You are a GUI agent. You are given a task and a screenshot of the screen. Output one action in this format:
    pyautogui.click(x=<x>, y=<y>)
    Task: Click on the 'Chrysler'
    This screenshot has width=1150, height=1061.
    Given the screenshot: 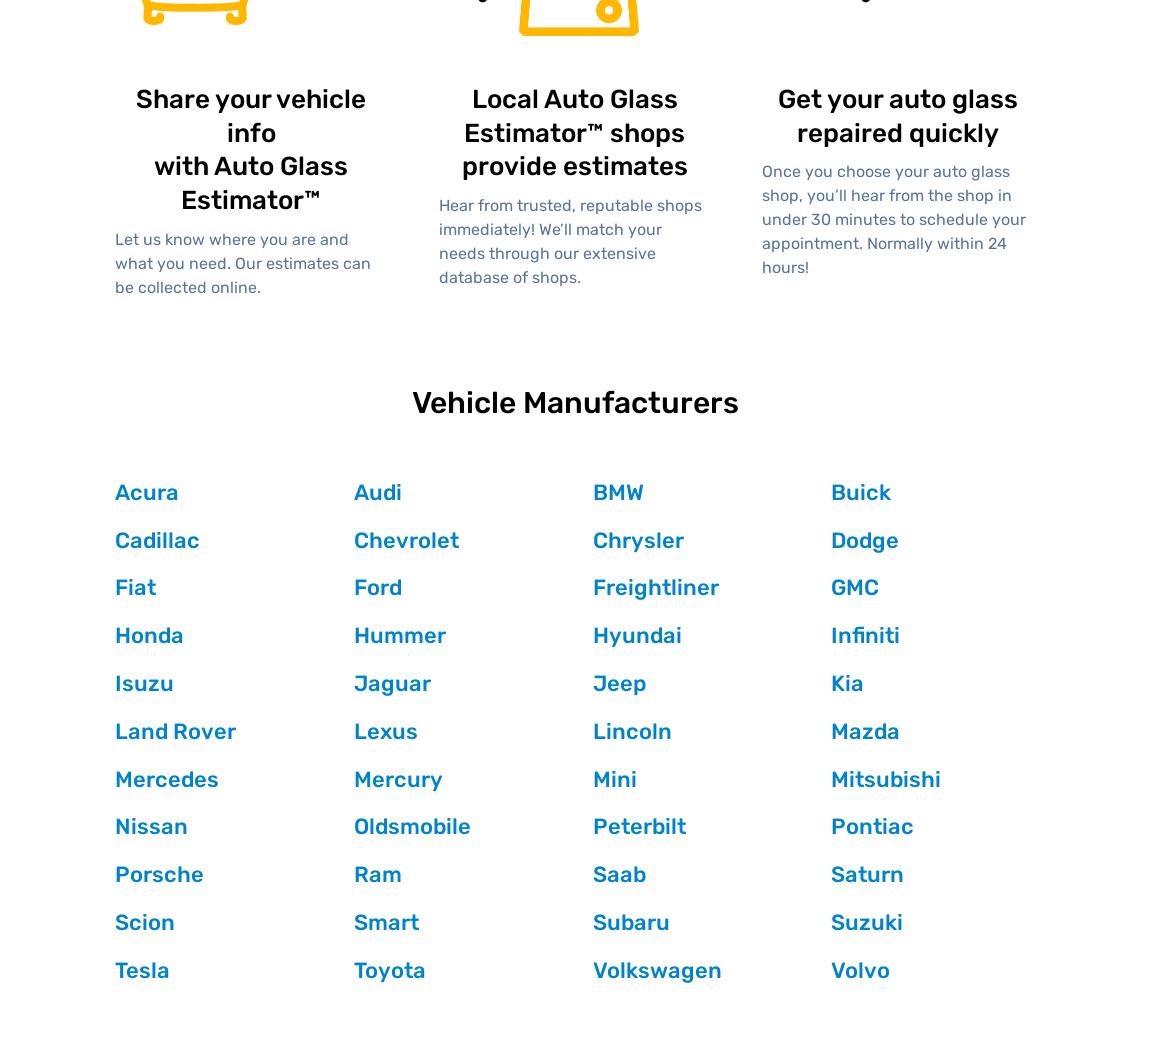 What is the action you would take?
    pyautogui.click(x=636, y=538)
    